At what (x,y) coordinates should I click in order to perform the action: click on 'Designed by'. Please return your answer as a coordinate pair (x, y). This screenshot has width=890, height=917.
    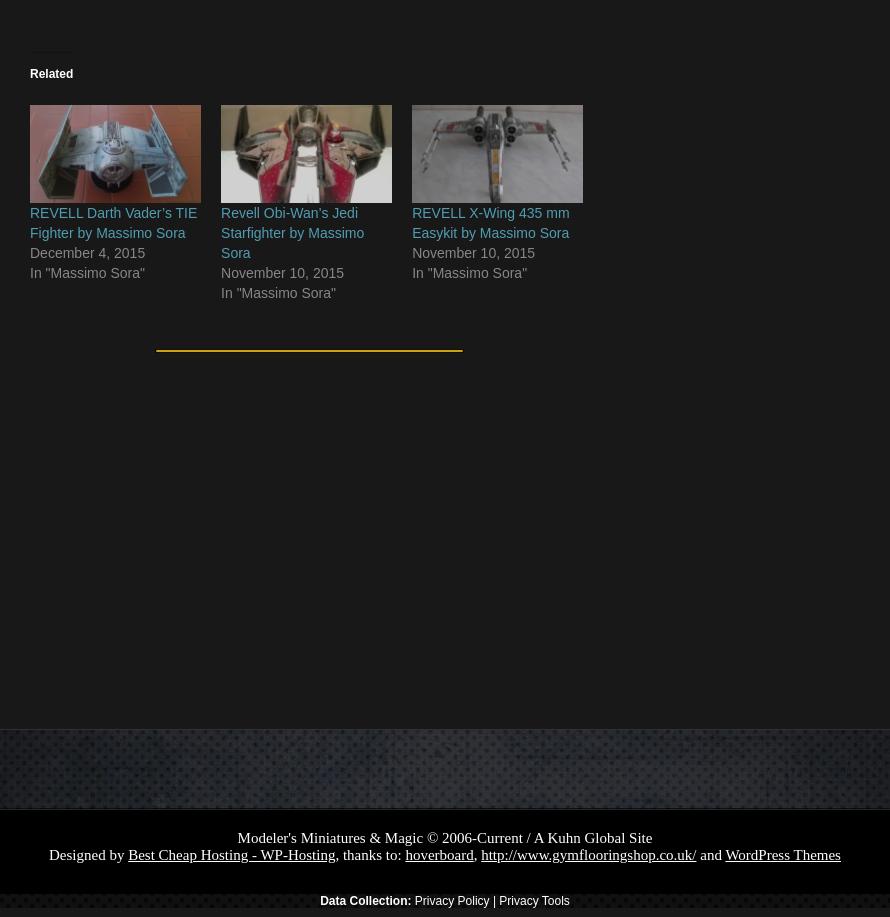
    Looking at the image, I should click on (87, 854).